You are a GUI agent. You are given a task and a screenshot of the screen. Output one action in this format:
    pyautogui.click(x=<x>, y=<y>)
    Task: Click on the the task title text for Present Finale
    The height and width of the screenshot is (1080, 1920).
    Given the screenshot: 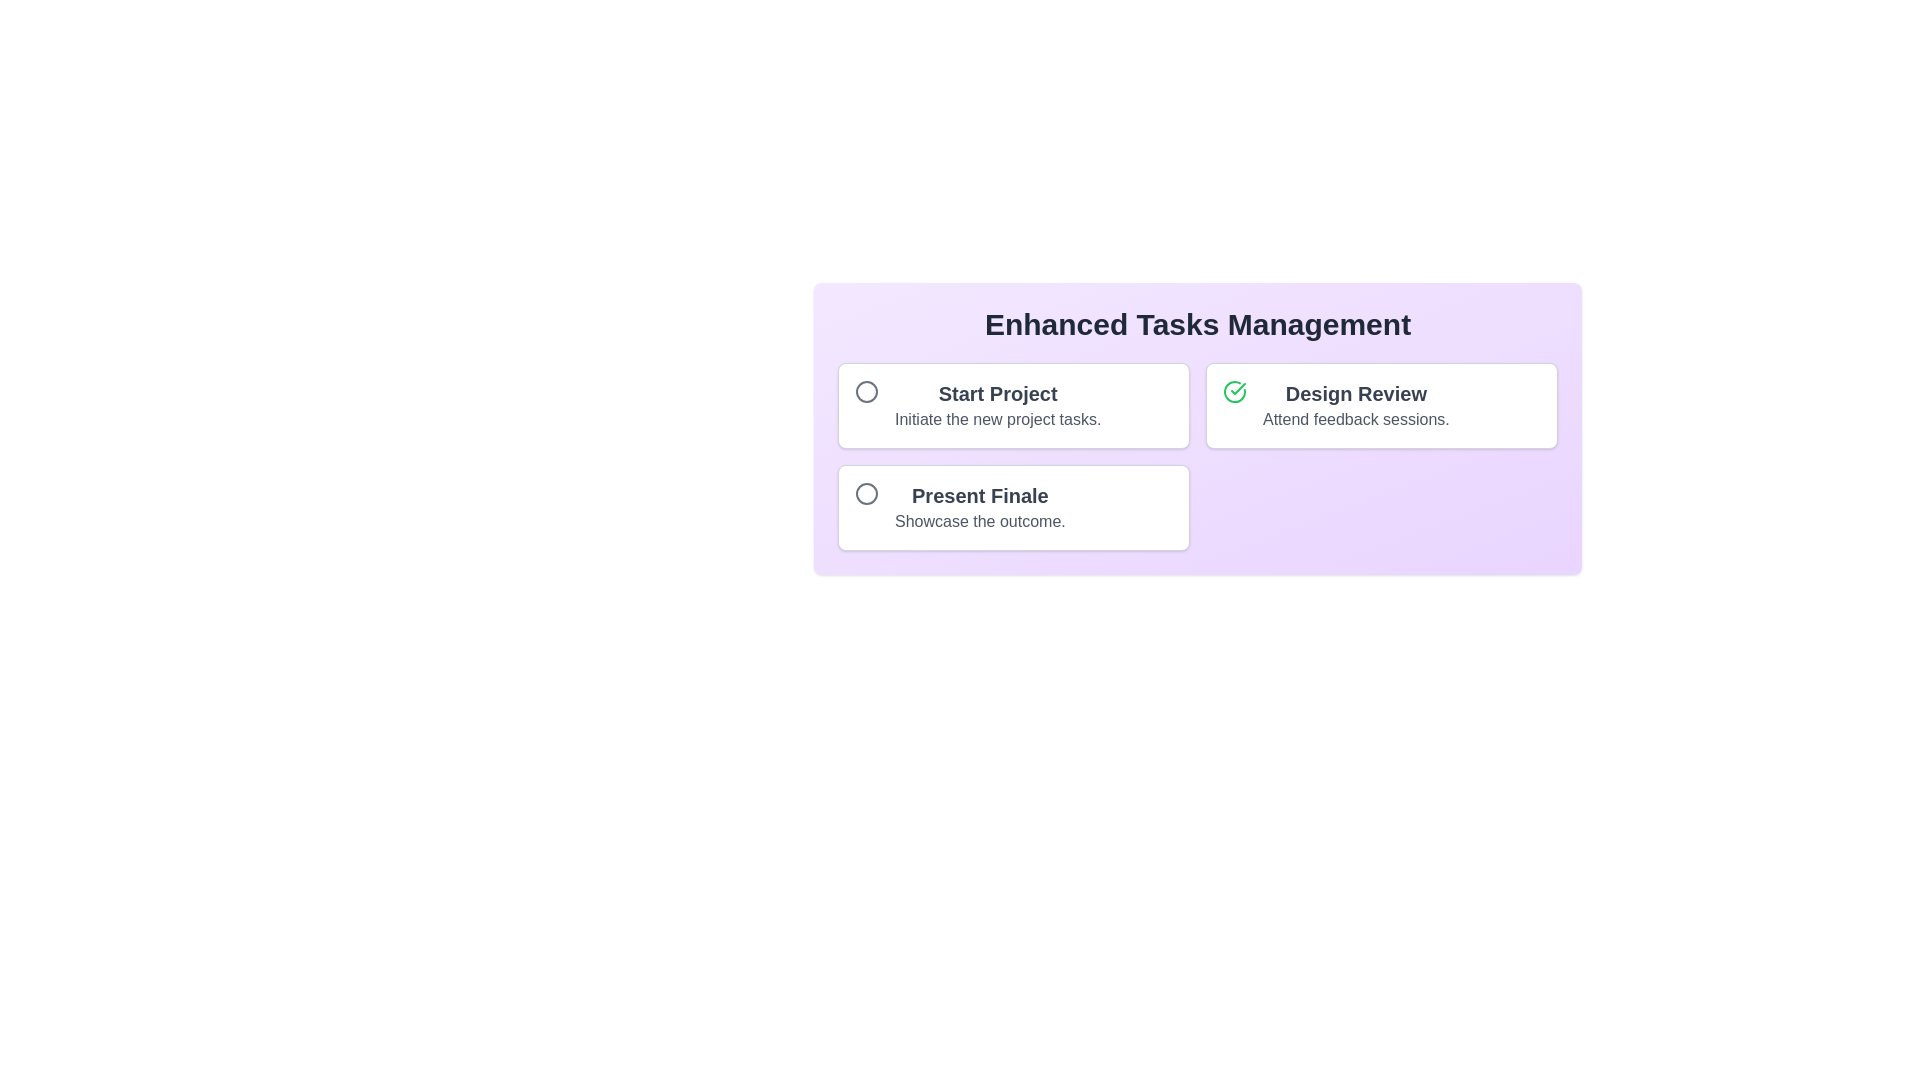 What is the action you would take?
    pyautogui.click(x=979, y=495)
    